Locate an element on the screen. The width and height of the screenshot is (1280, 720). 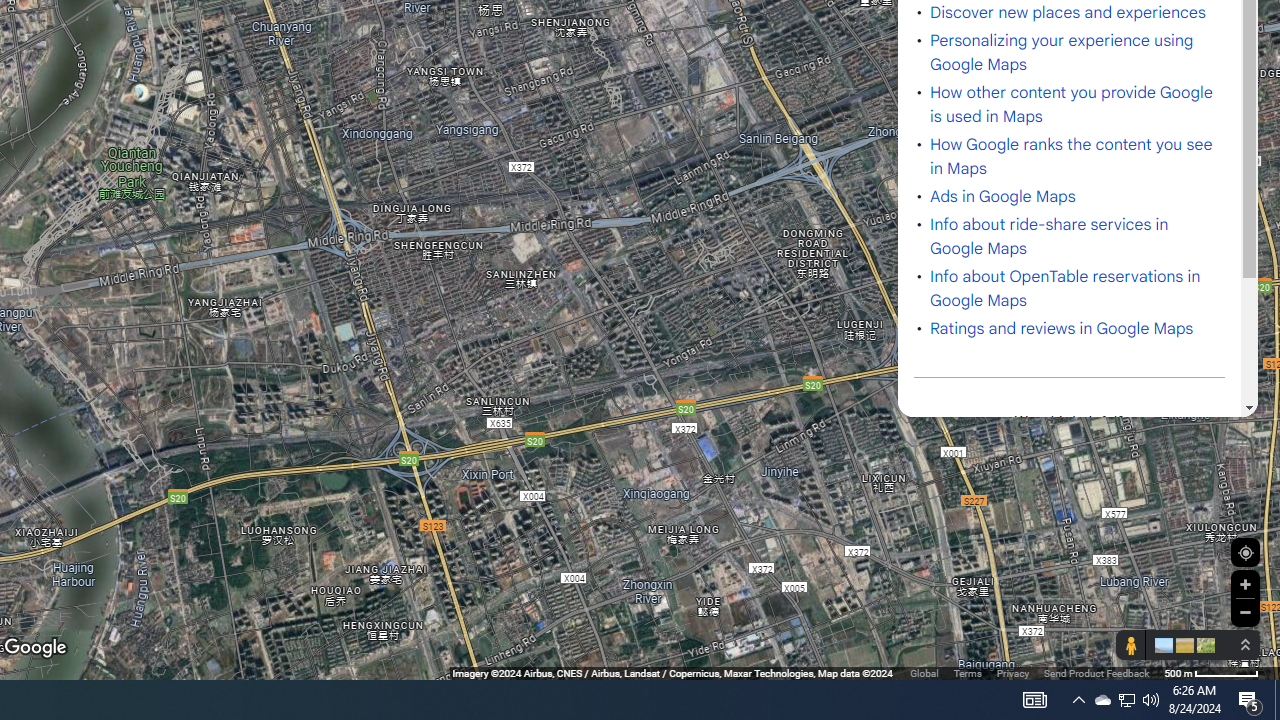
'Zoom out' is located at coordinates (1244, 611).